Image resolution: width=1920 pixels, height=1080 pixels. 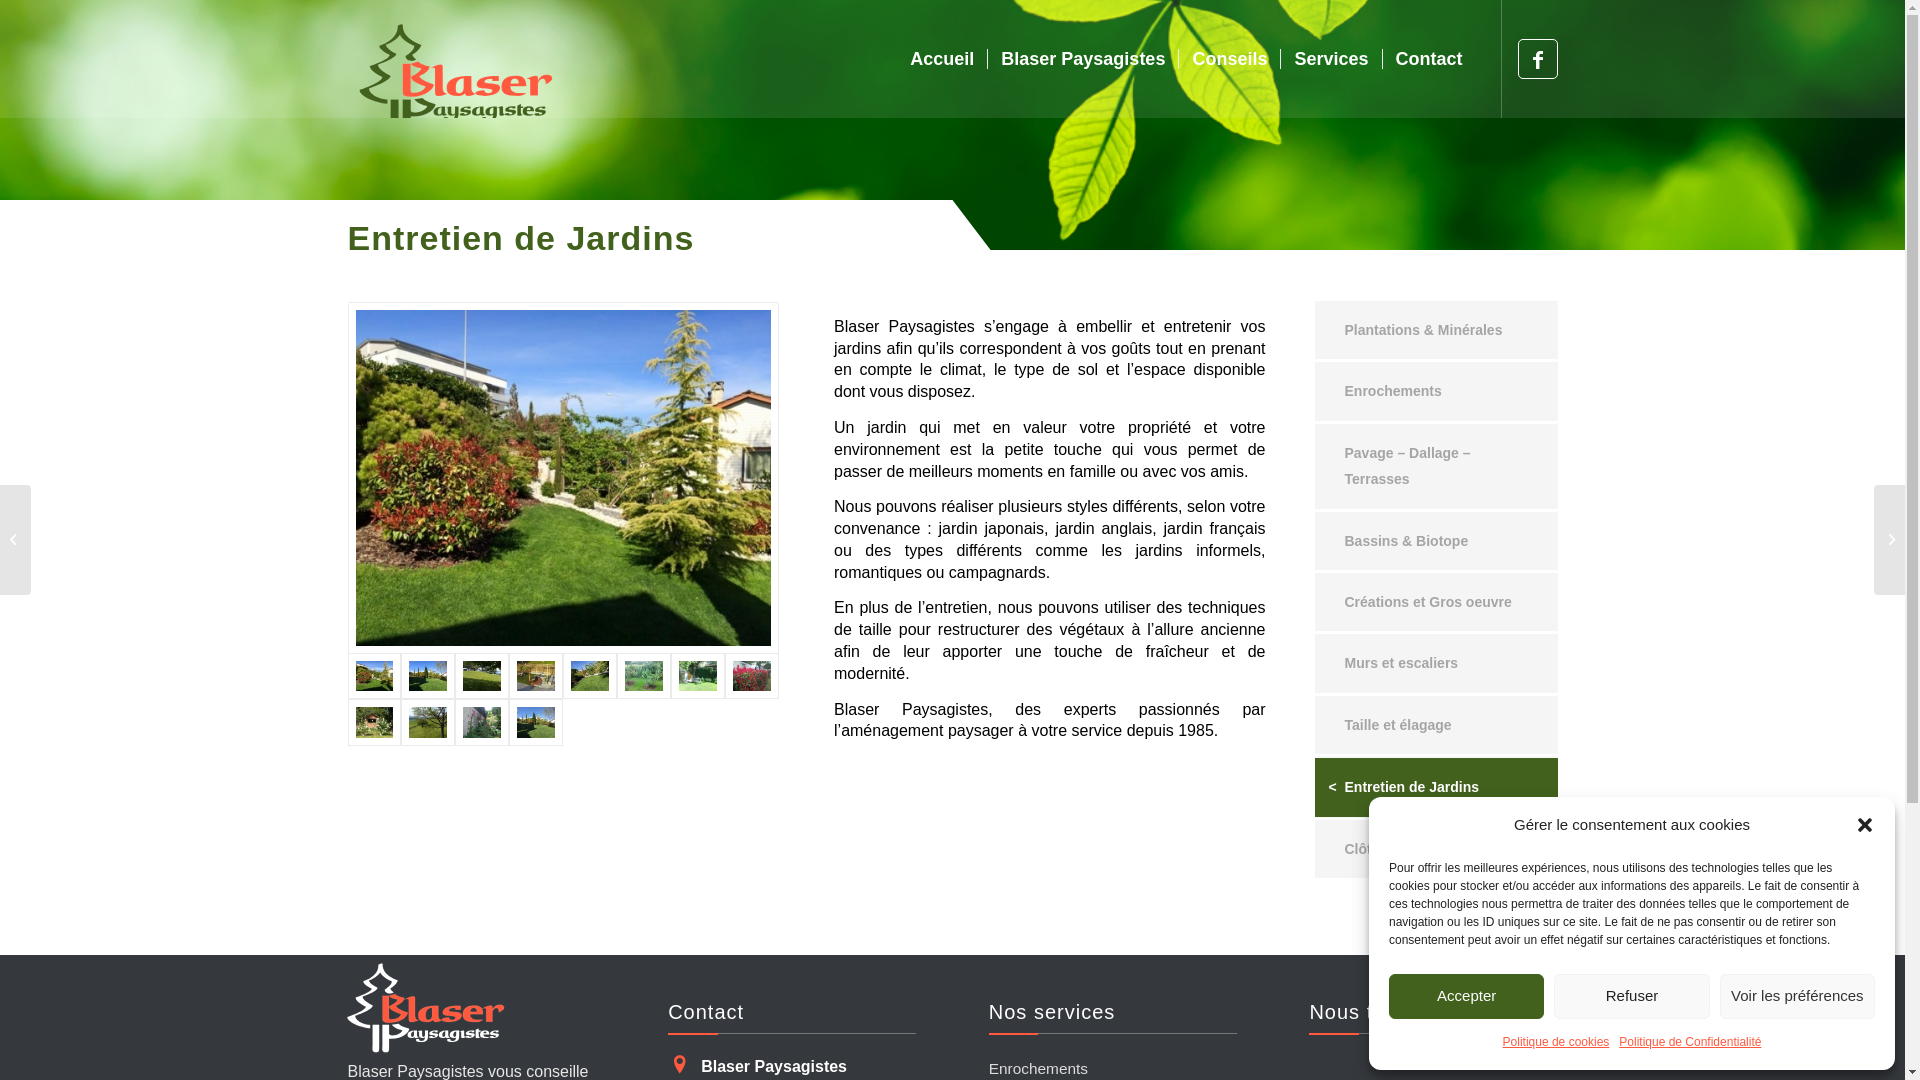 I want to click on 'Murs et escaliers', so click(x=1314, y=663).